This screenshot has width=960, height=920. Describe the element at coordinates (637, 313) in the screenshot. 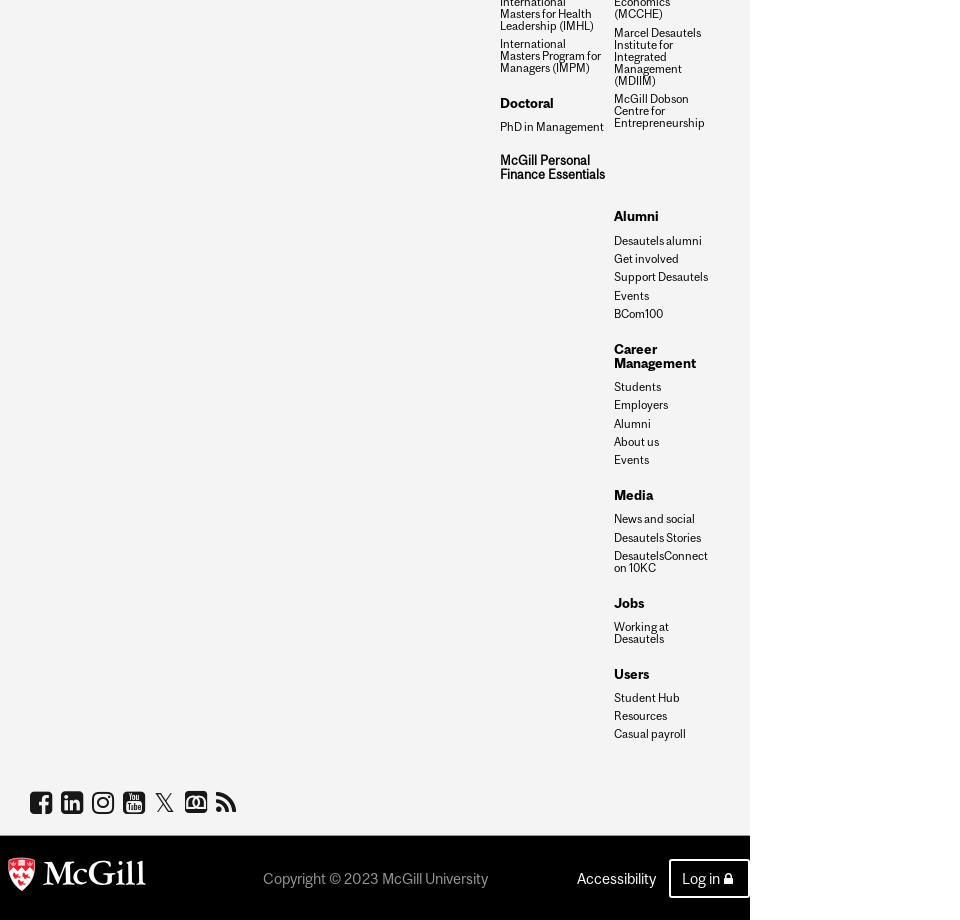

I see `'BCom100'` at that location.